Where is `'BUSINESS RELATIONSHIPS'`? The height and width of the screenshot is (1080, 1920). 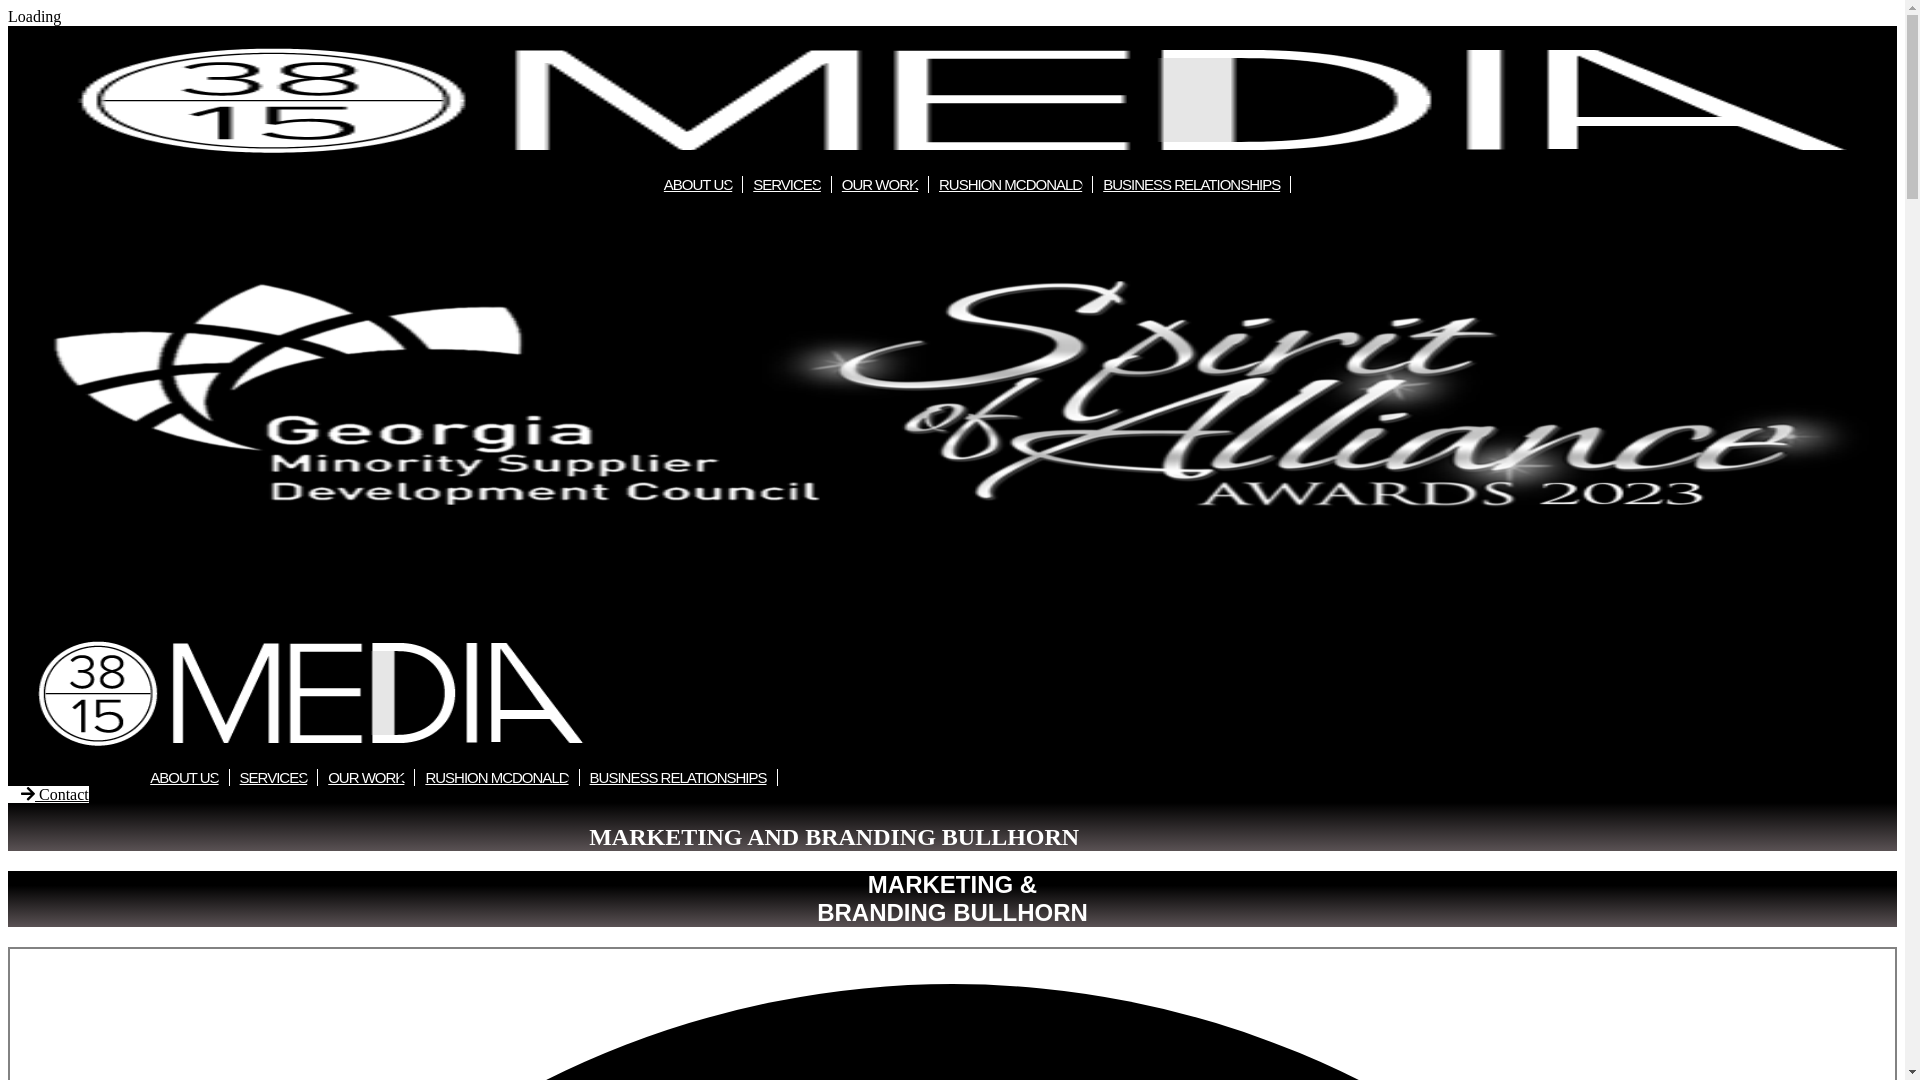
'BUSINESS RELATIONSHIPS' is located at coordinates (1092, 184).